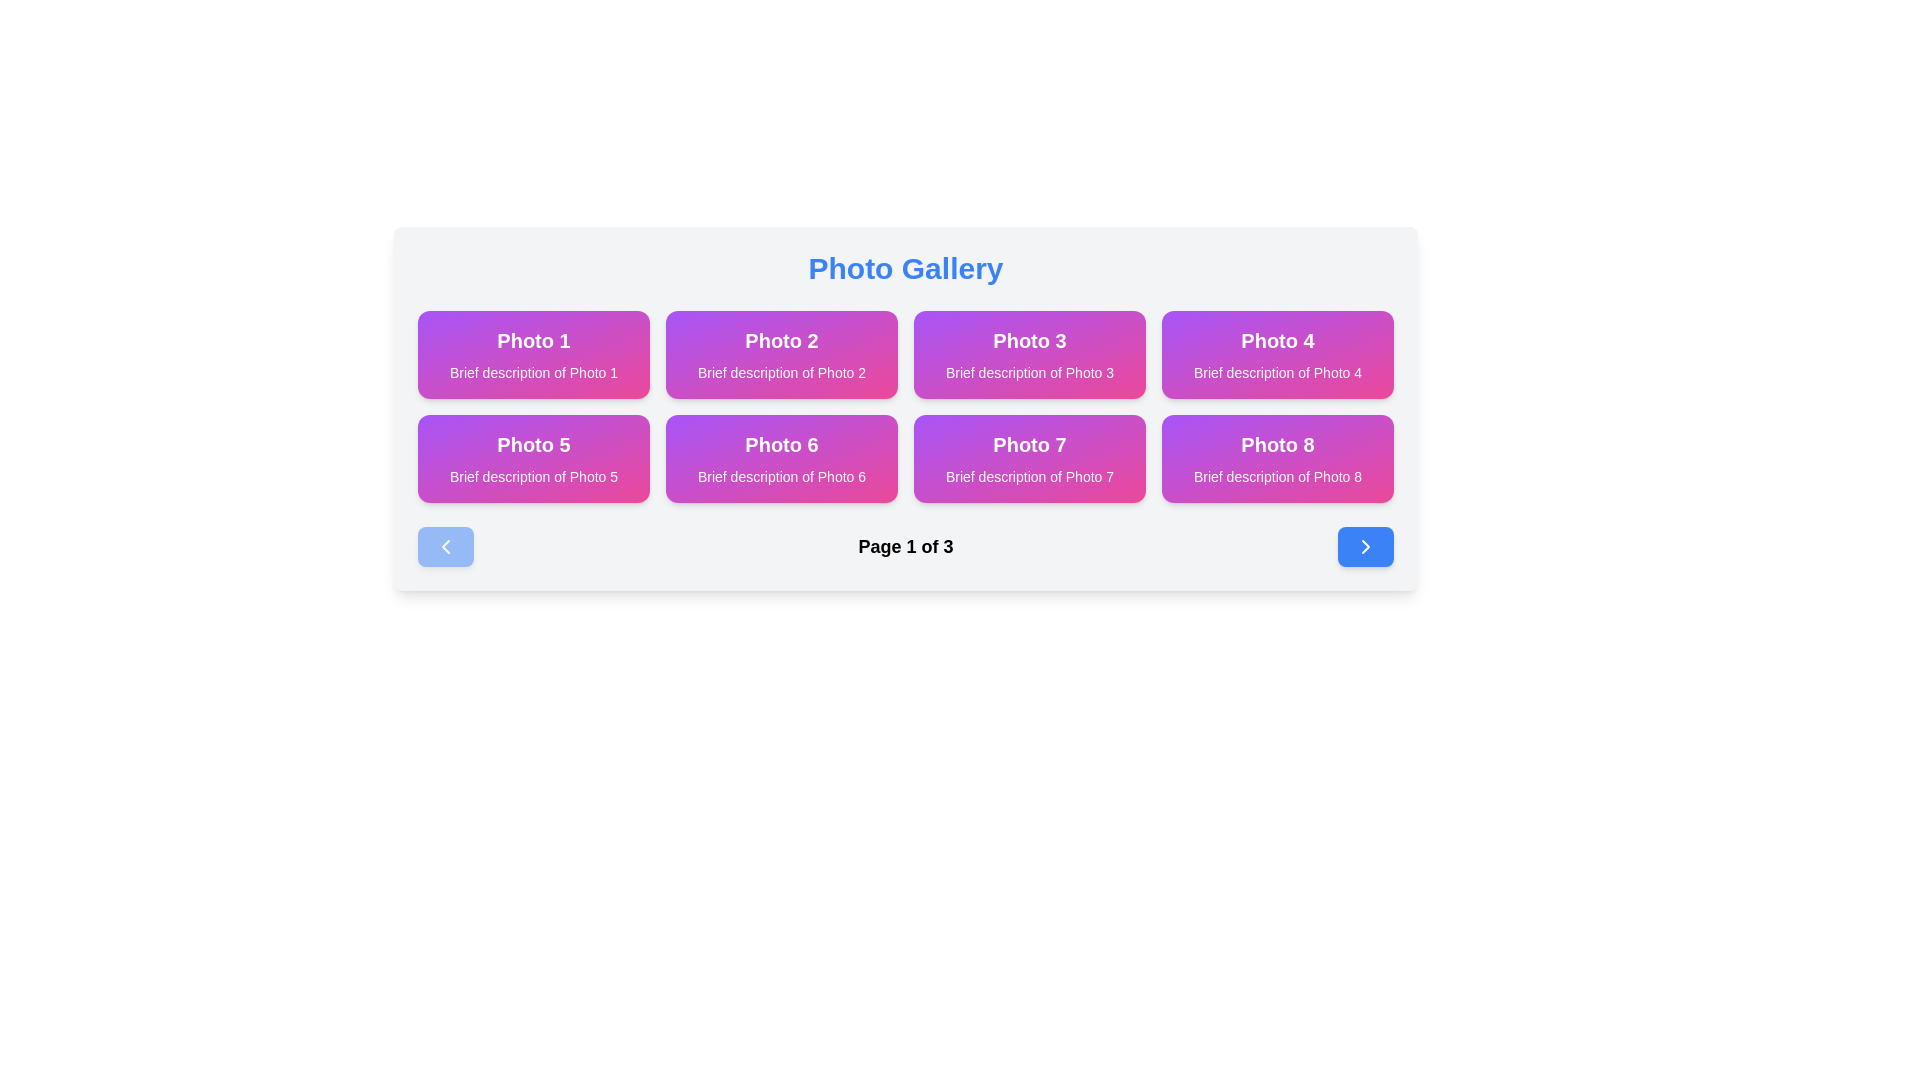  I want to click on text content of the informative label located within the 'Photo 4' card, positioned below the title text, so click(1276, 373).